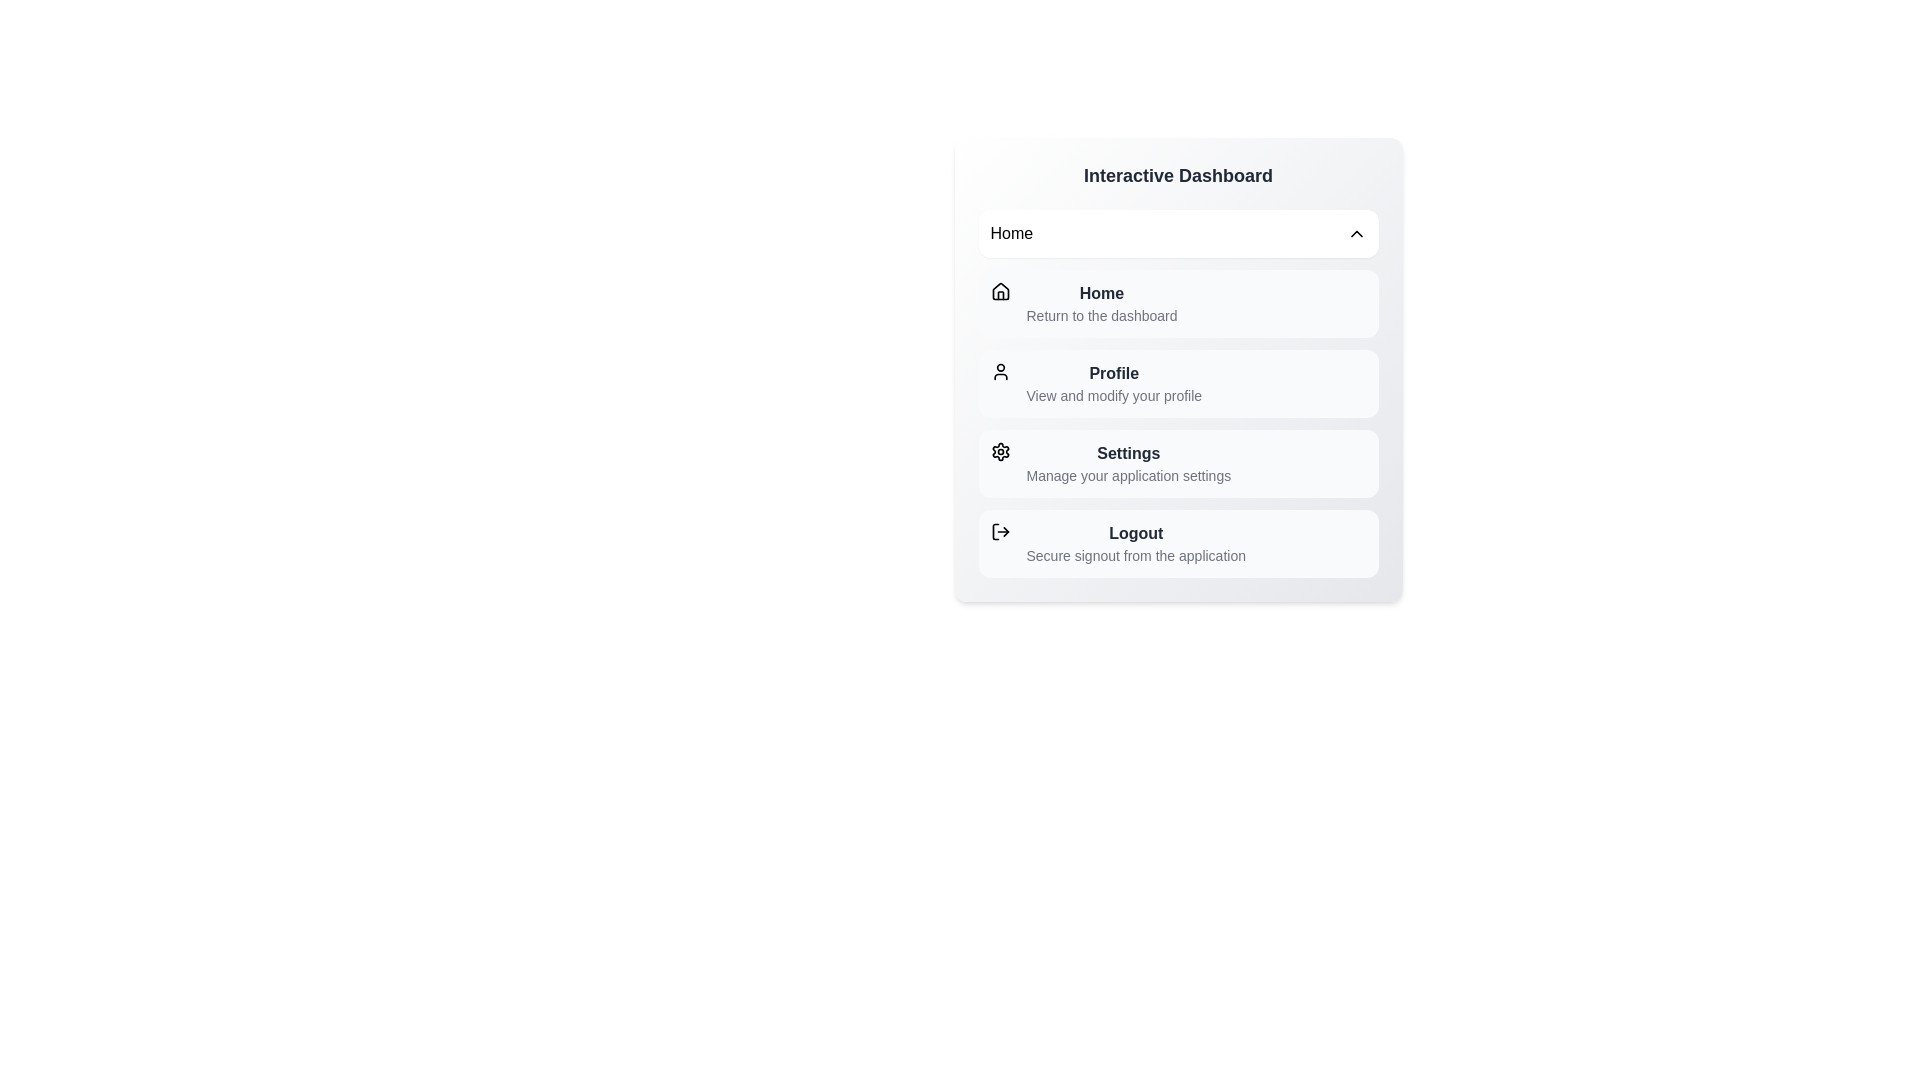 Image resolution: width=1920 pixels, height=1080 pixels. Describe the element at coordinates (1178, 463) in the screenshot. I see `the menu section Settings` at that location.